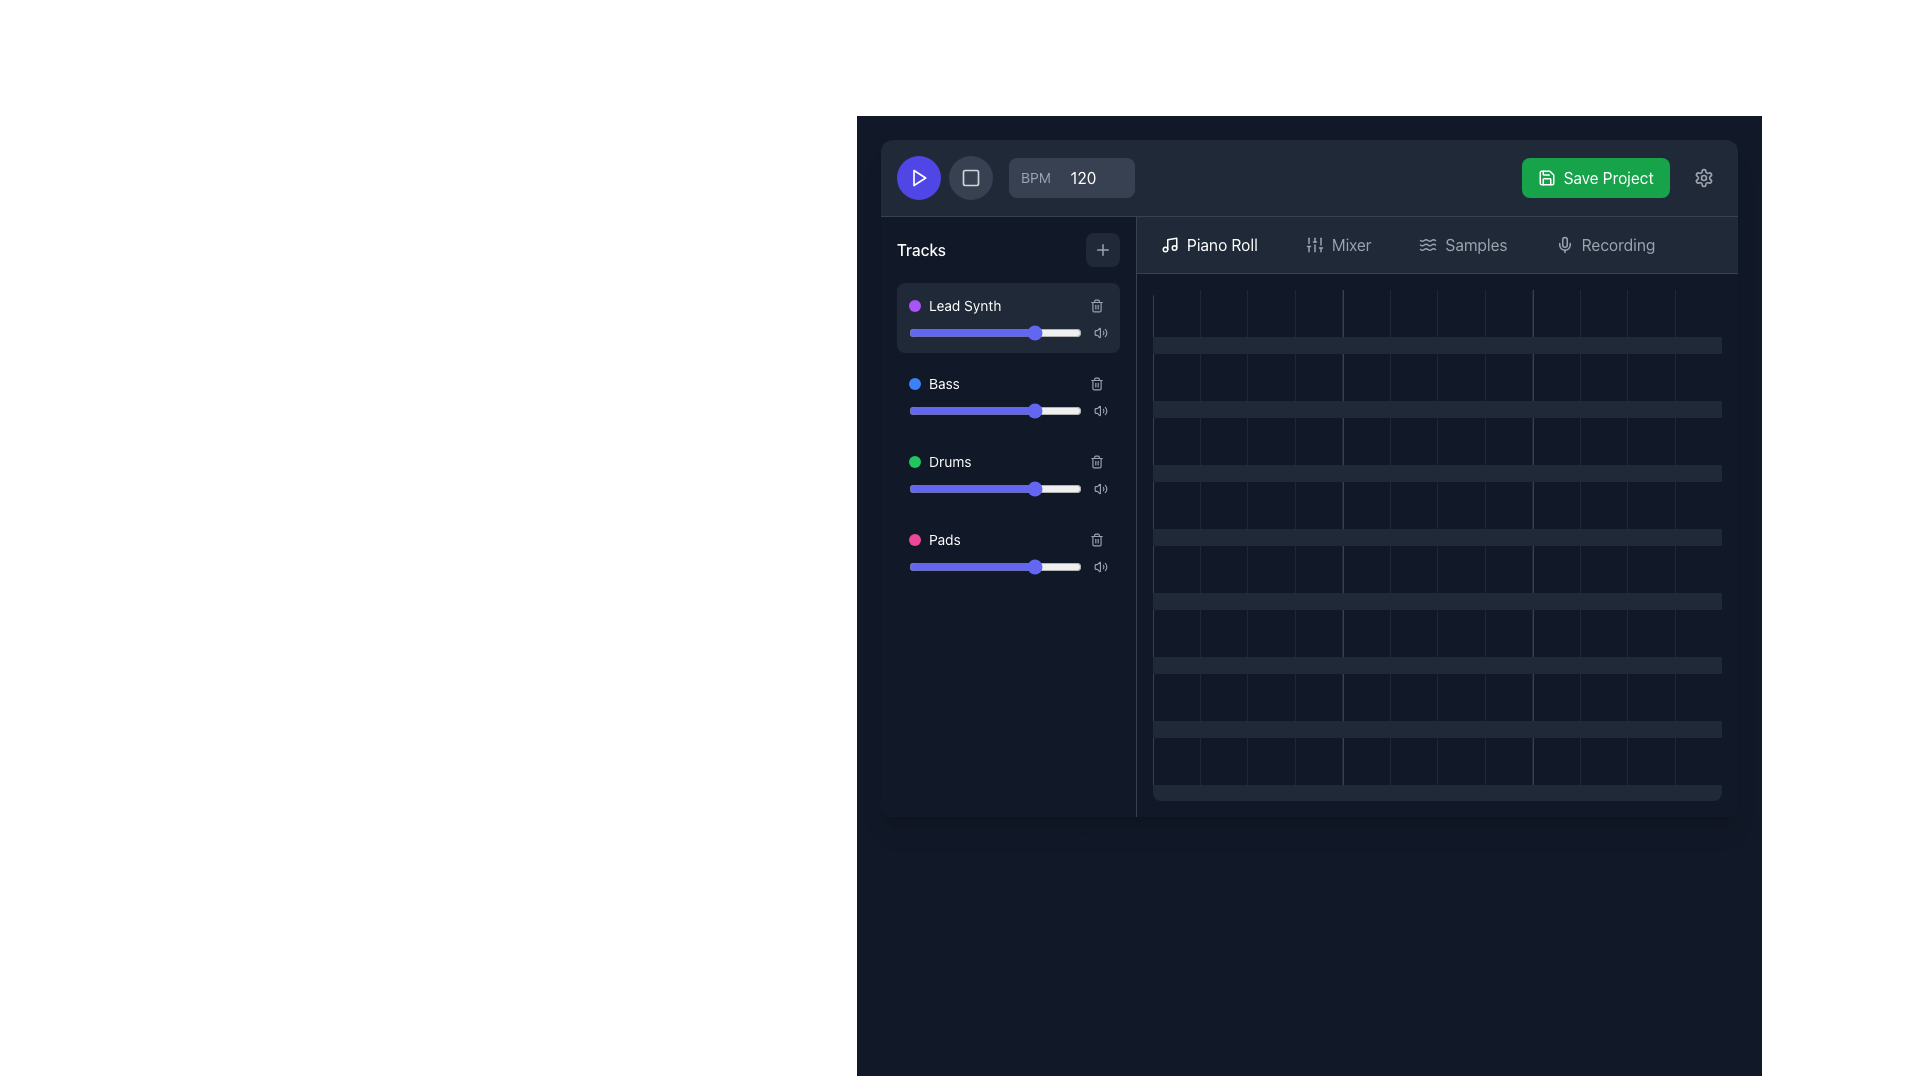 This screenshot has width=1920, height=1080. Describe the element at coordinates (1270, 761) in the screenshot. I see `the square grid cell located in the last row and third column from the left in the grid system, which is part of a music composition tool interface` at that location.